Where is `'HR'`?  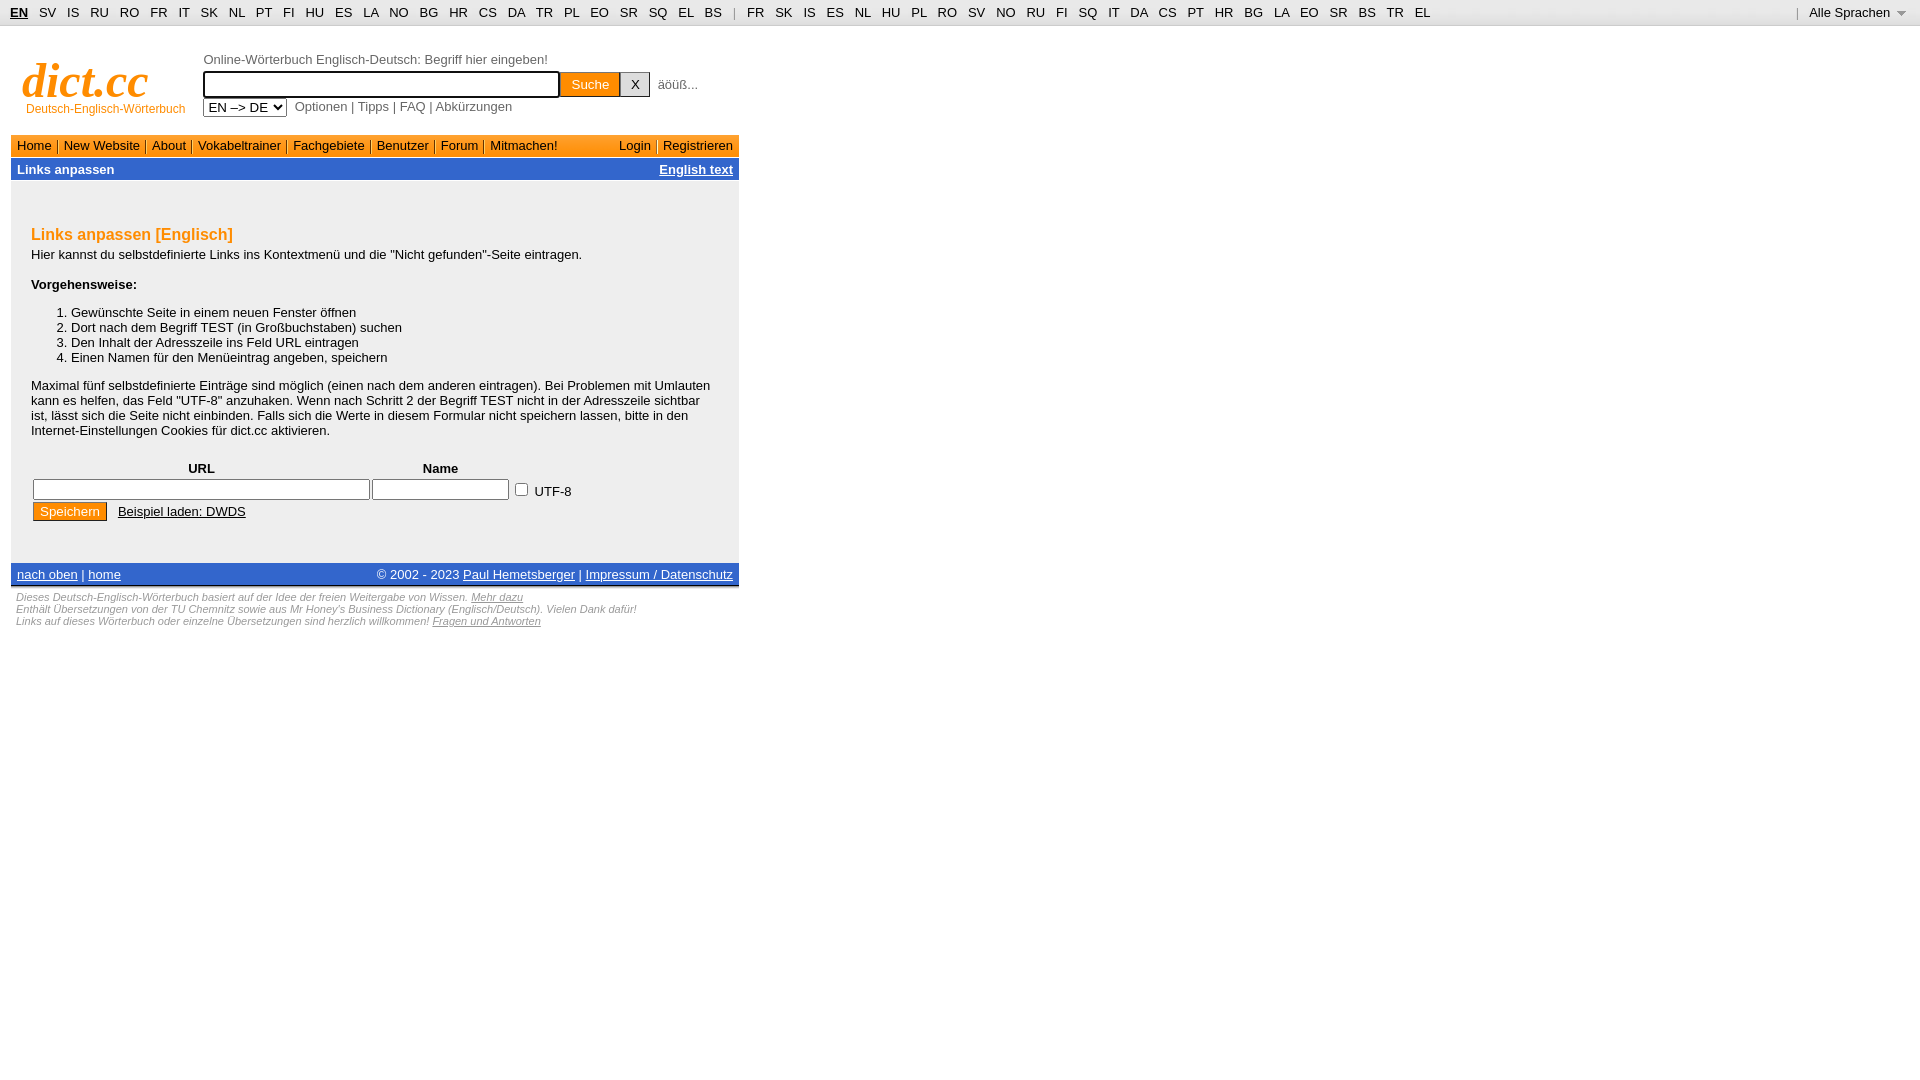
'HR' is located at coordinates (457, 12).